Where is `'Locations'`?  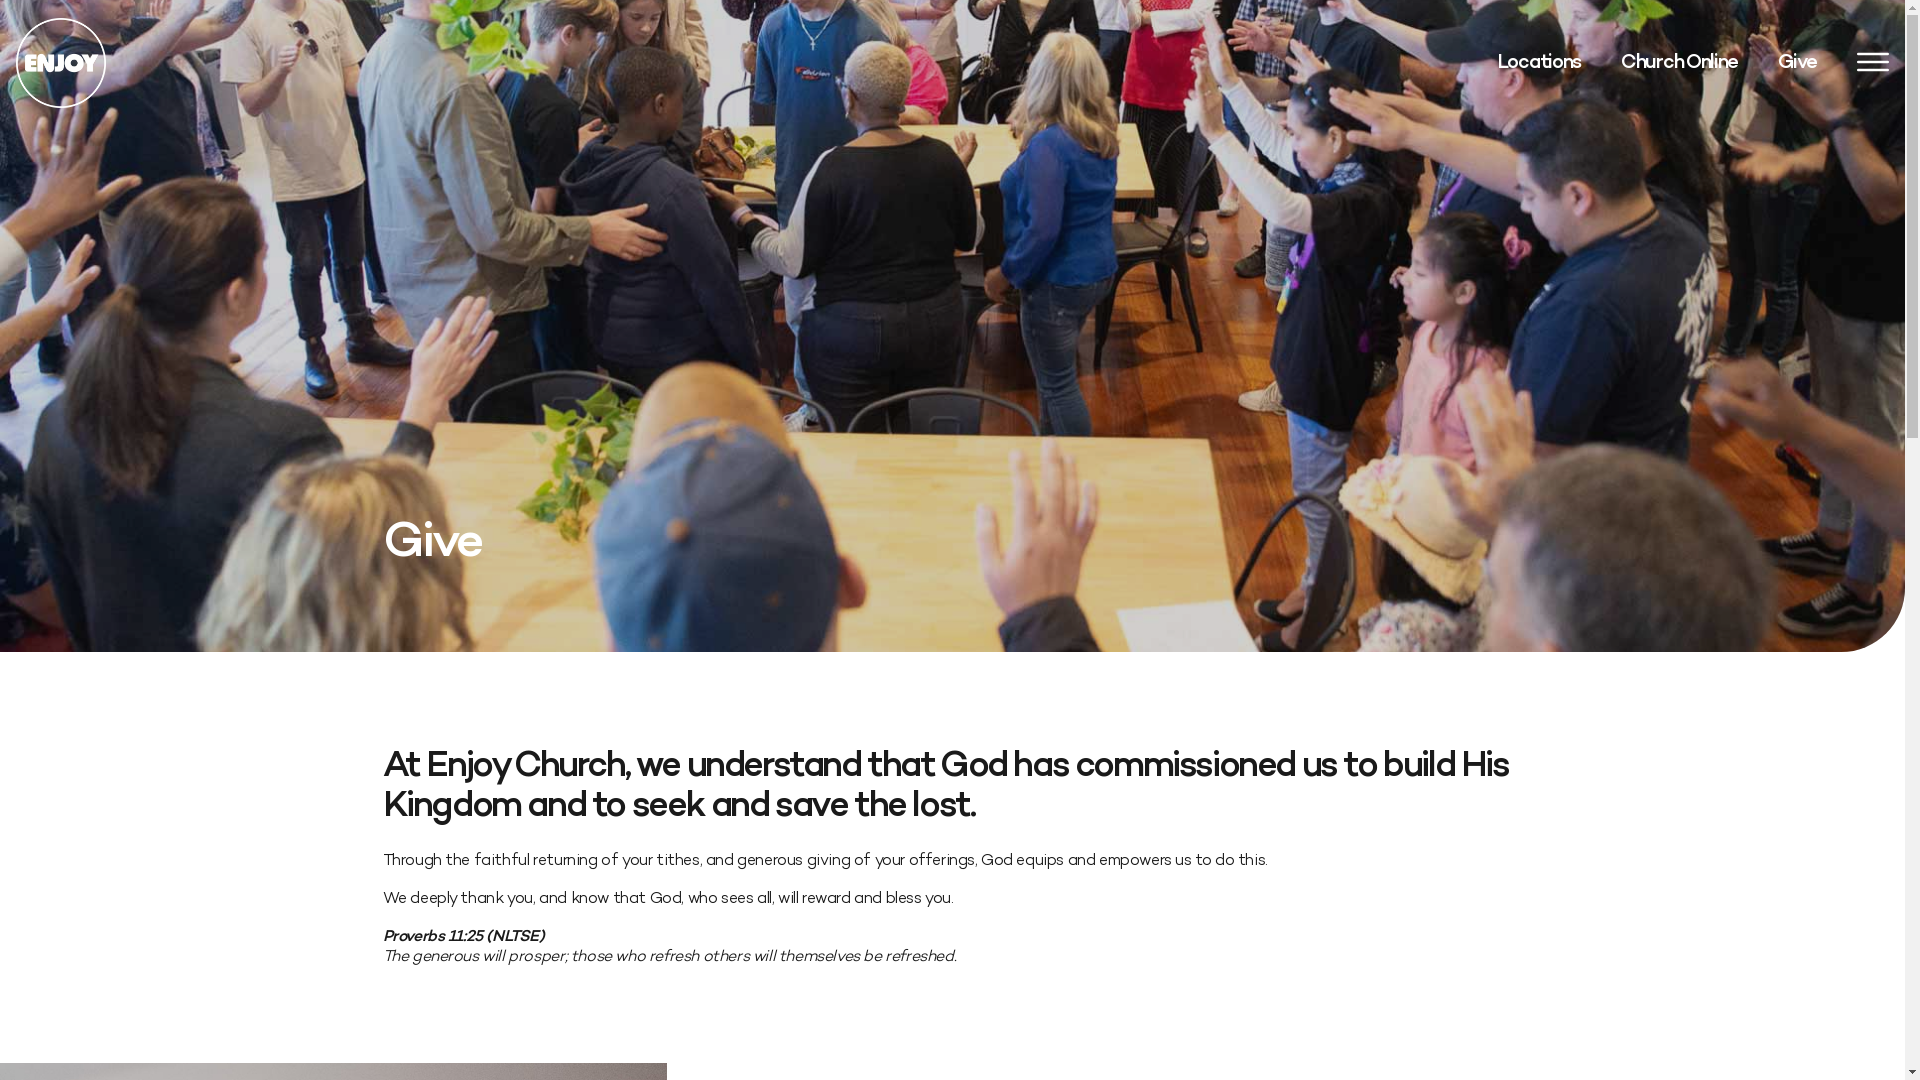
'Locations' is located at coordinates (1497, 61).